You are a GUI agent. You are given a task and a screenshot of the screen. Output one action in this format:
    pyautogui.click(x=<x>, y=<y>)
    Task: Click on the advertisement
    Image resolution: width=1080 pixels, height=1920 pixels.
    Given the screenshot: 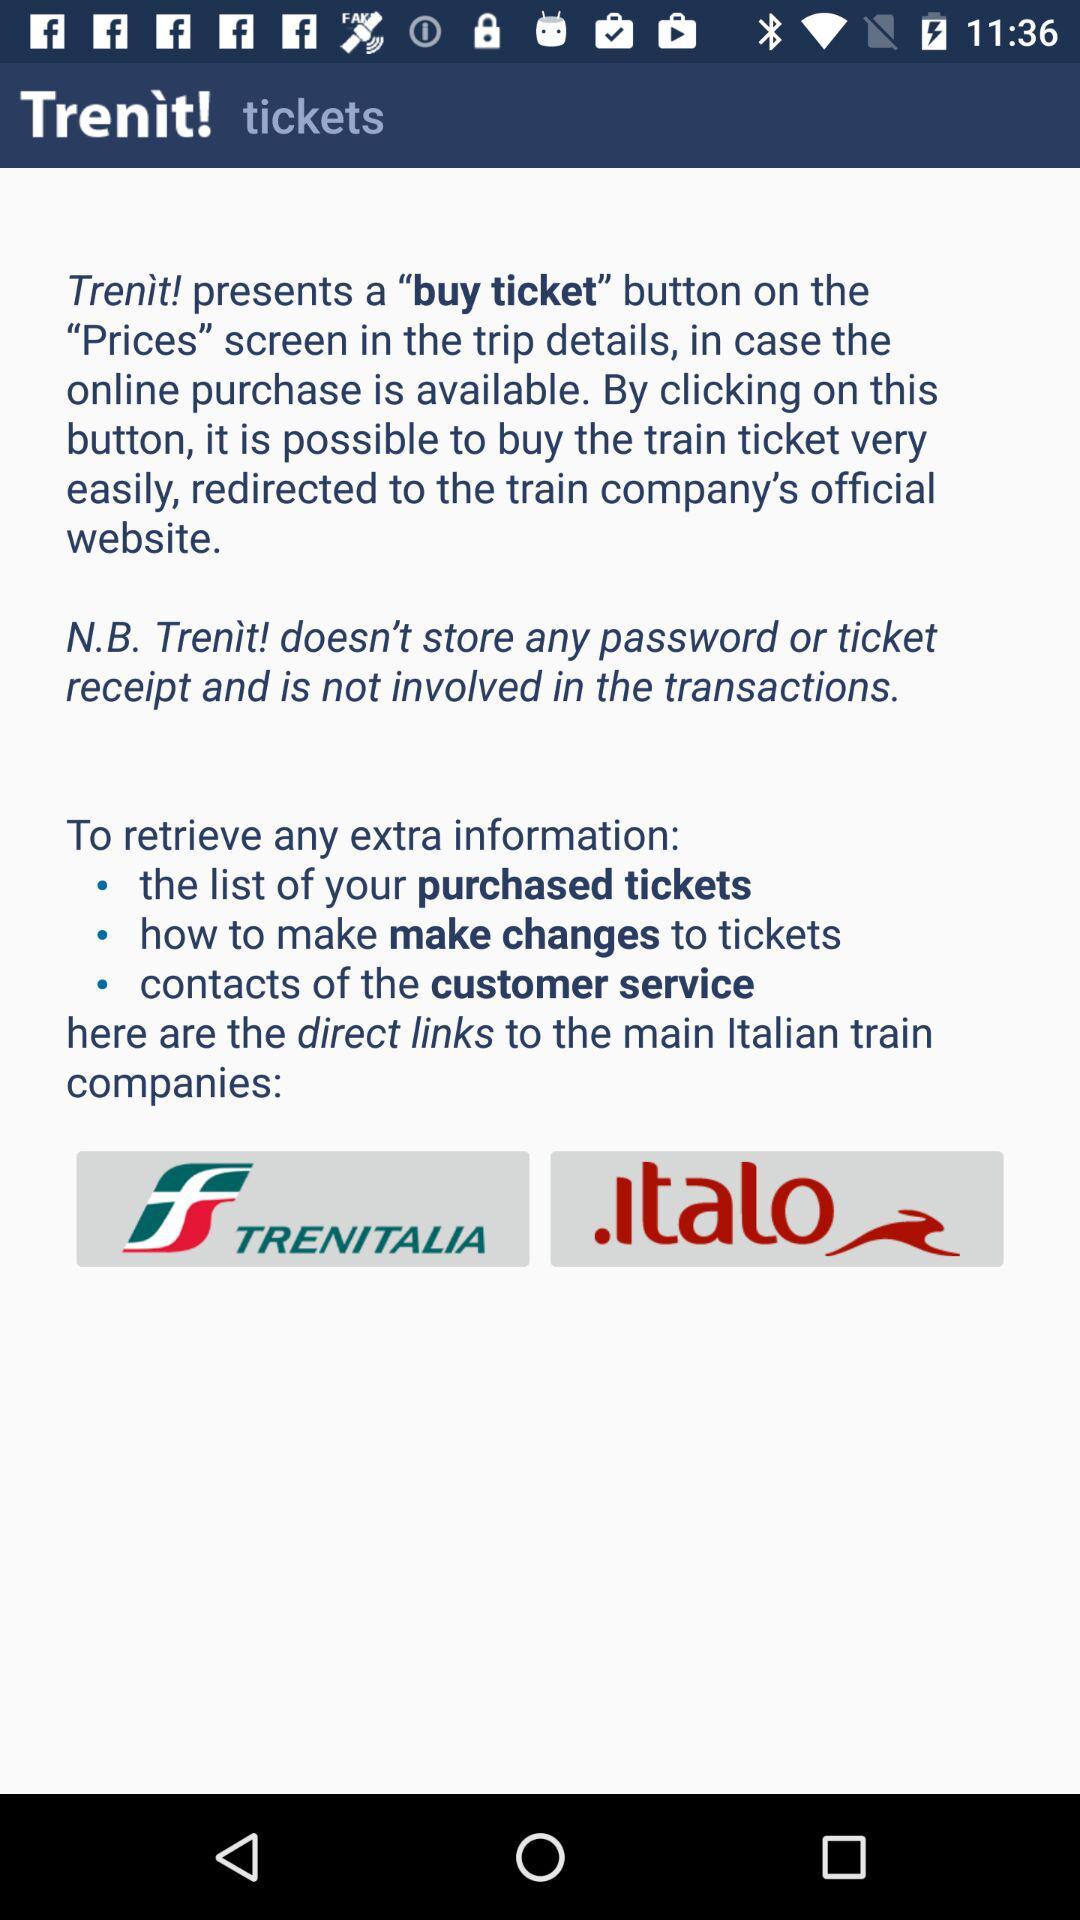 What is the action you would take?
    pyautogui.click(x=775, y=1208)
    